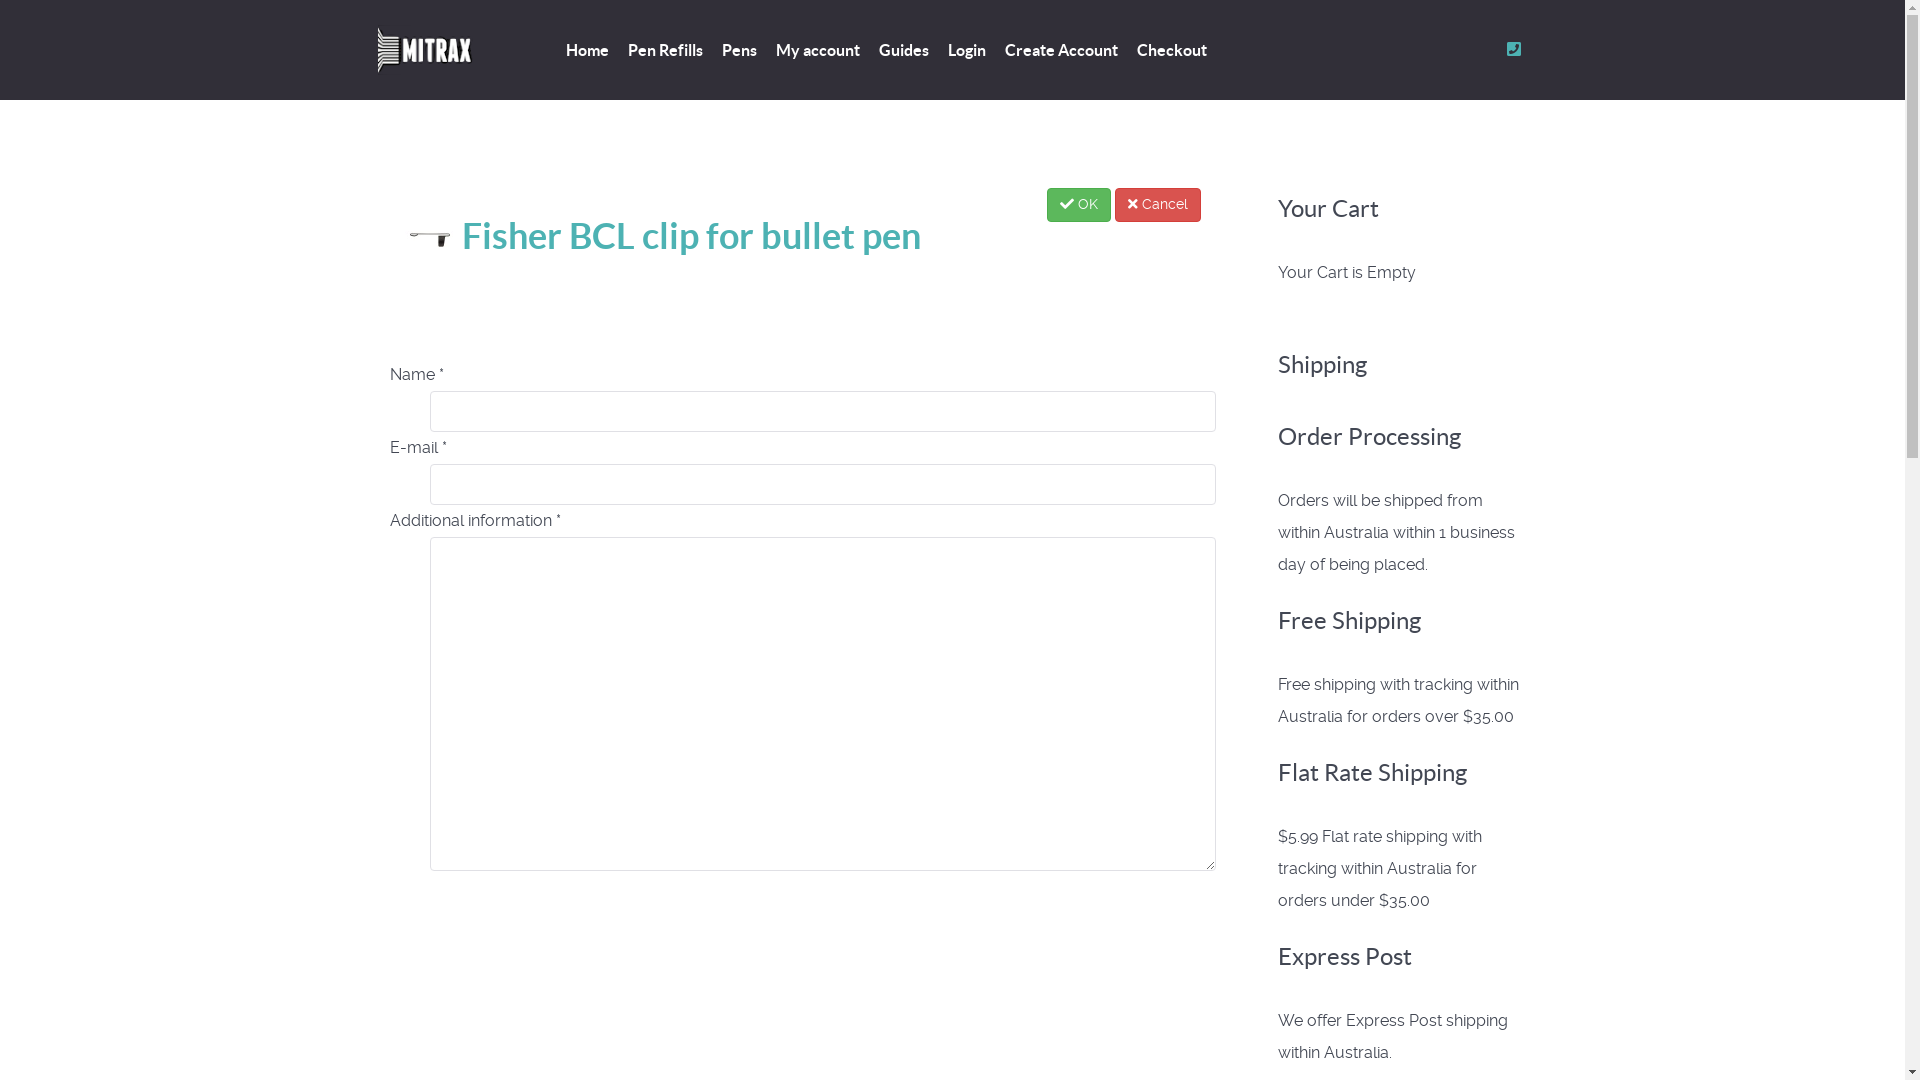  Describe the element at coordinates (662, 234) in the screenshot. I see `'Fisher BCL clip for bullet pen'` at that location.